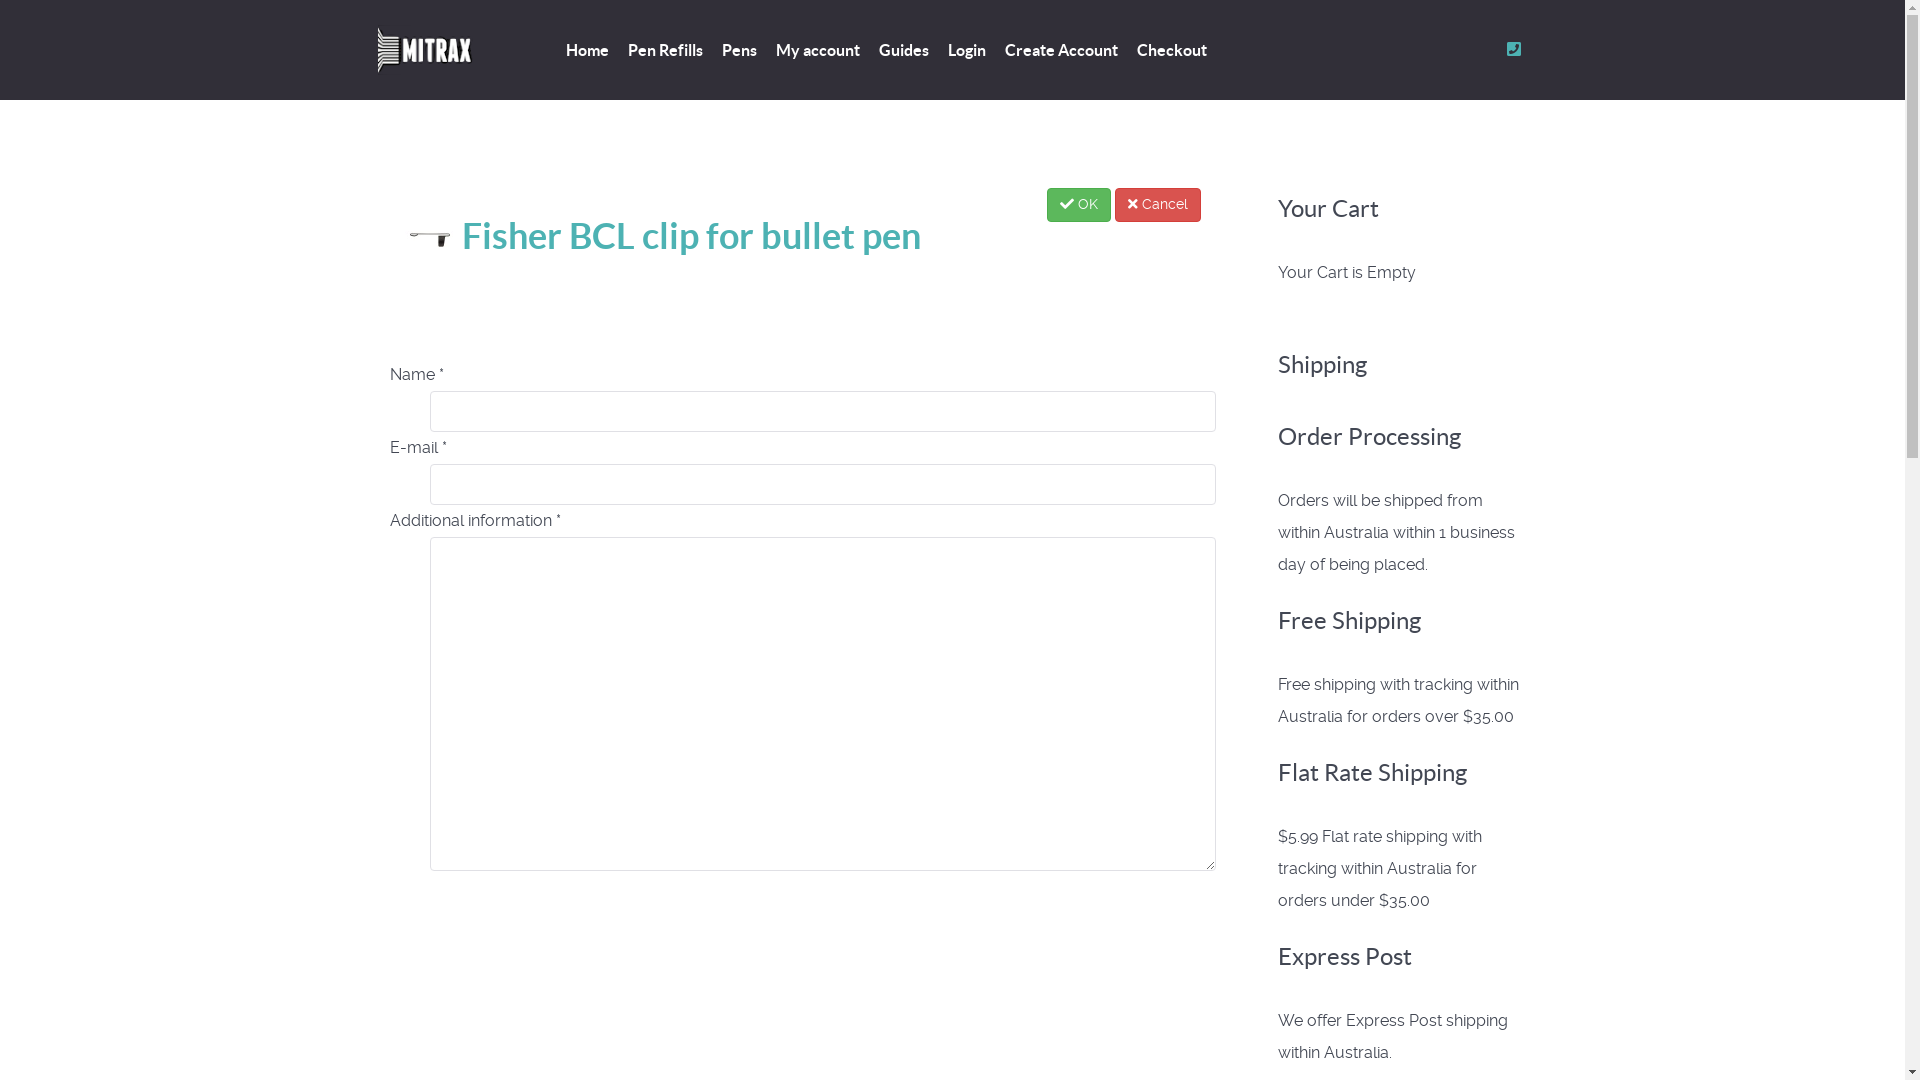  Describe the element at coordinates (662, 234) in the screenshot. I see `'Fisher BCL clip for bullet pen'` at that location.